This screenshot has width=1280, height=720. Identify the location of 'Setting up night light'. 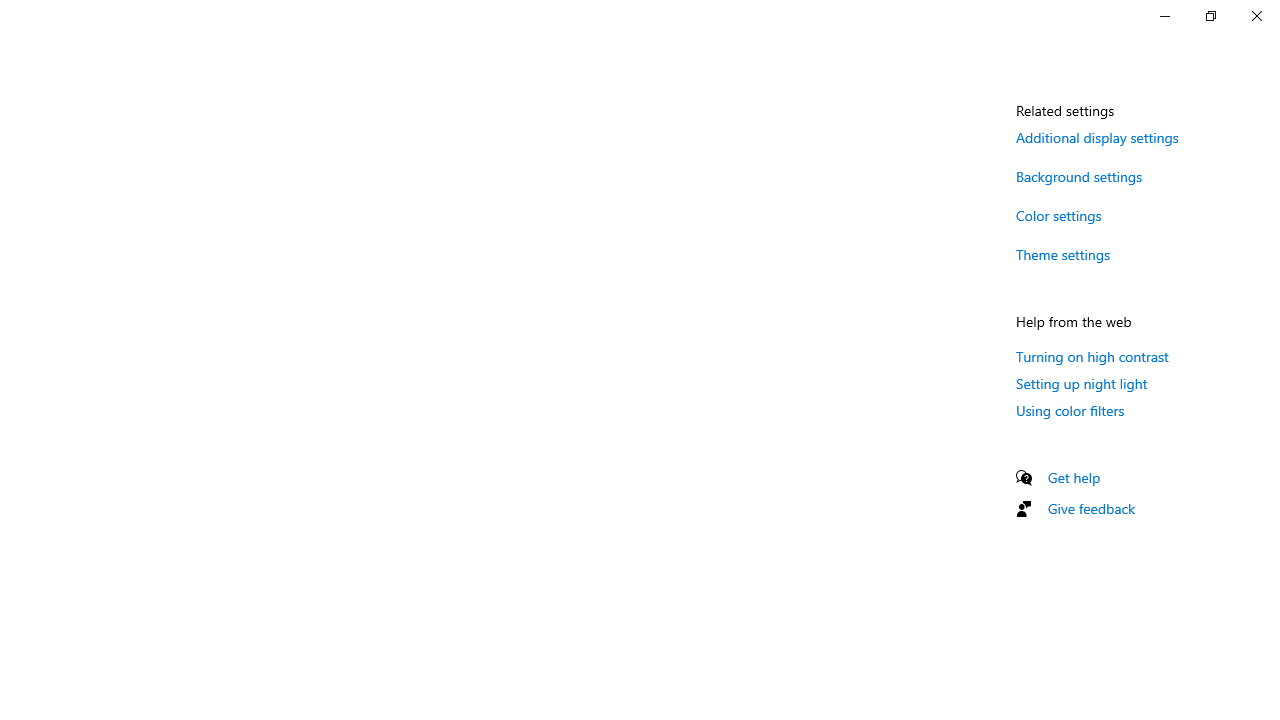
(1081, 383).